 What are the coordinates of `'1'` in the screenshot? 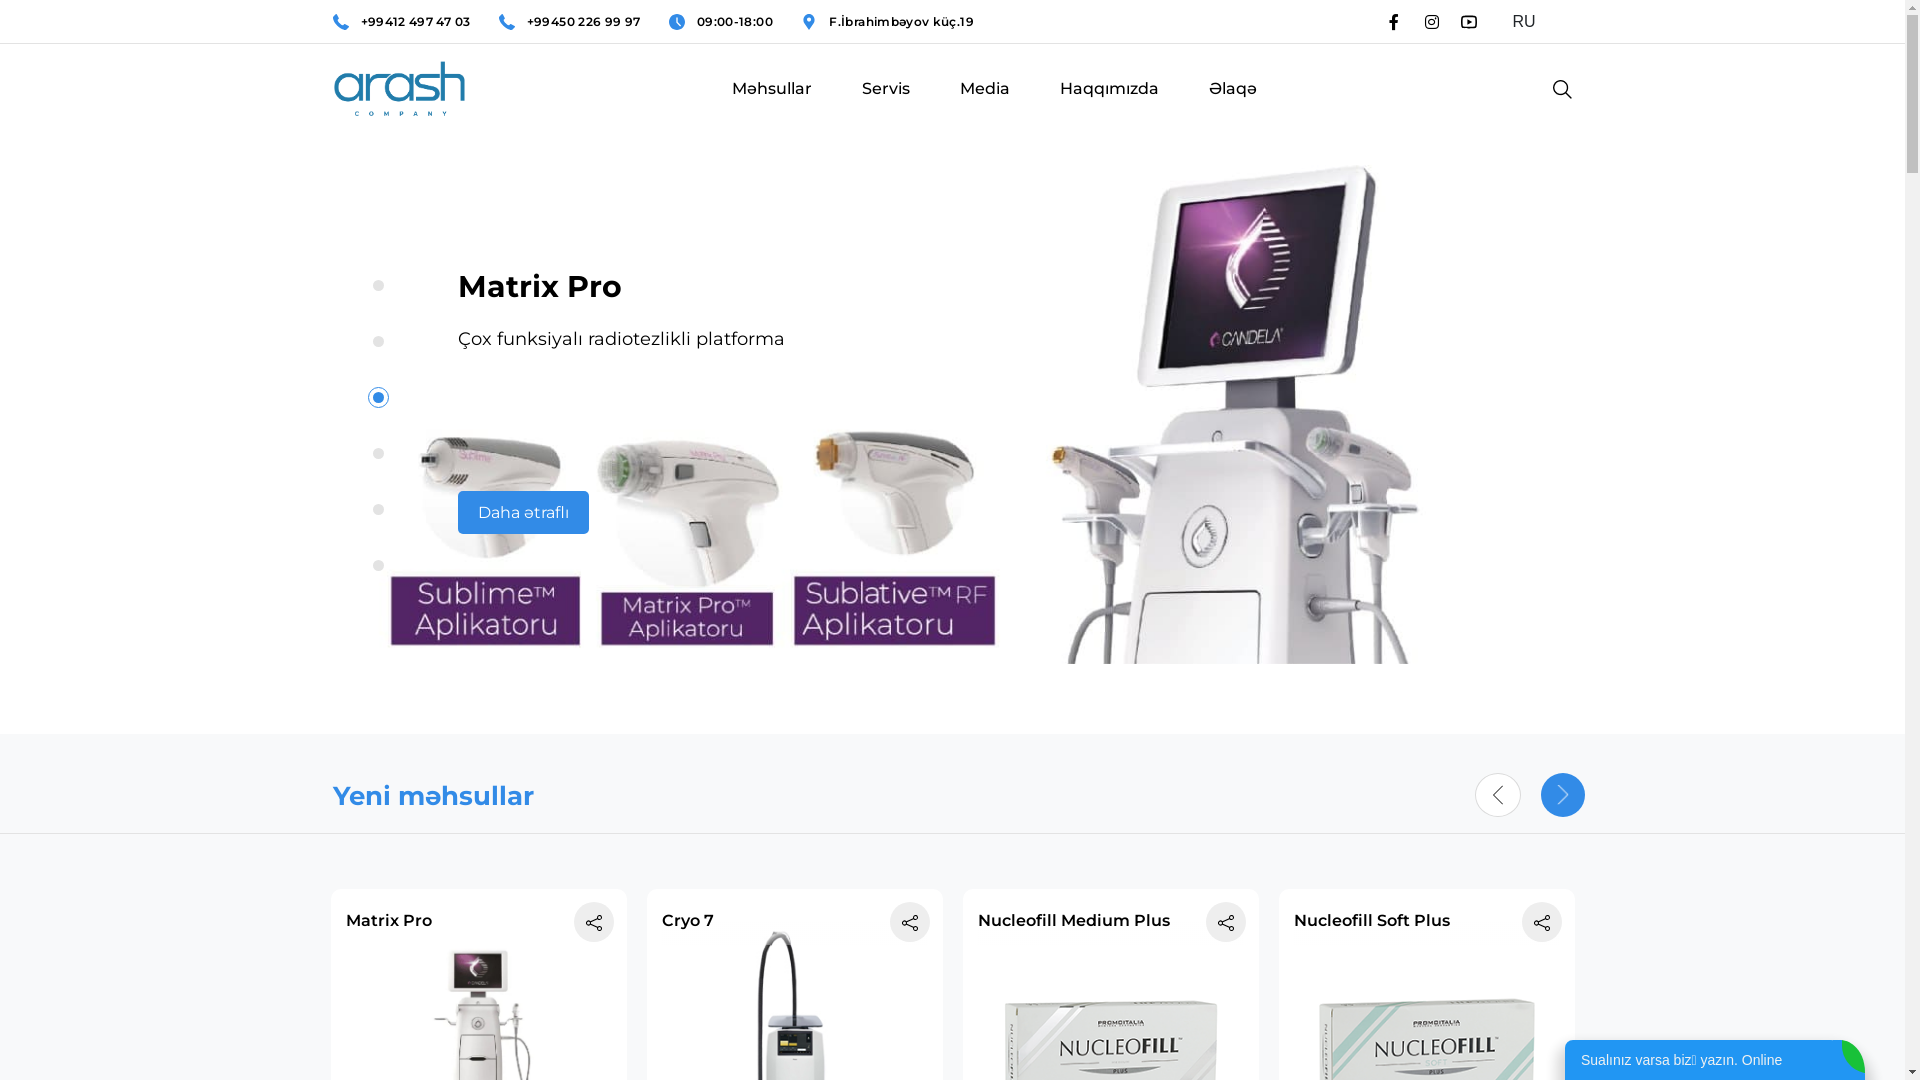 It's located at (377, 285).